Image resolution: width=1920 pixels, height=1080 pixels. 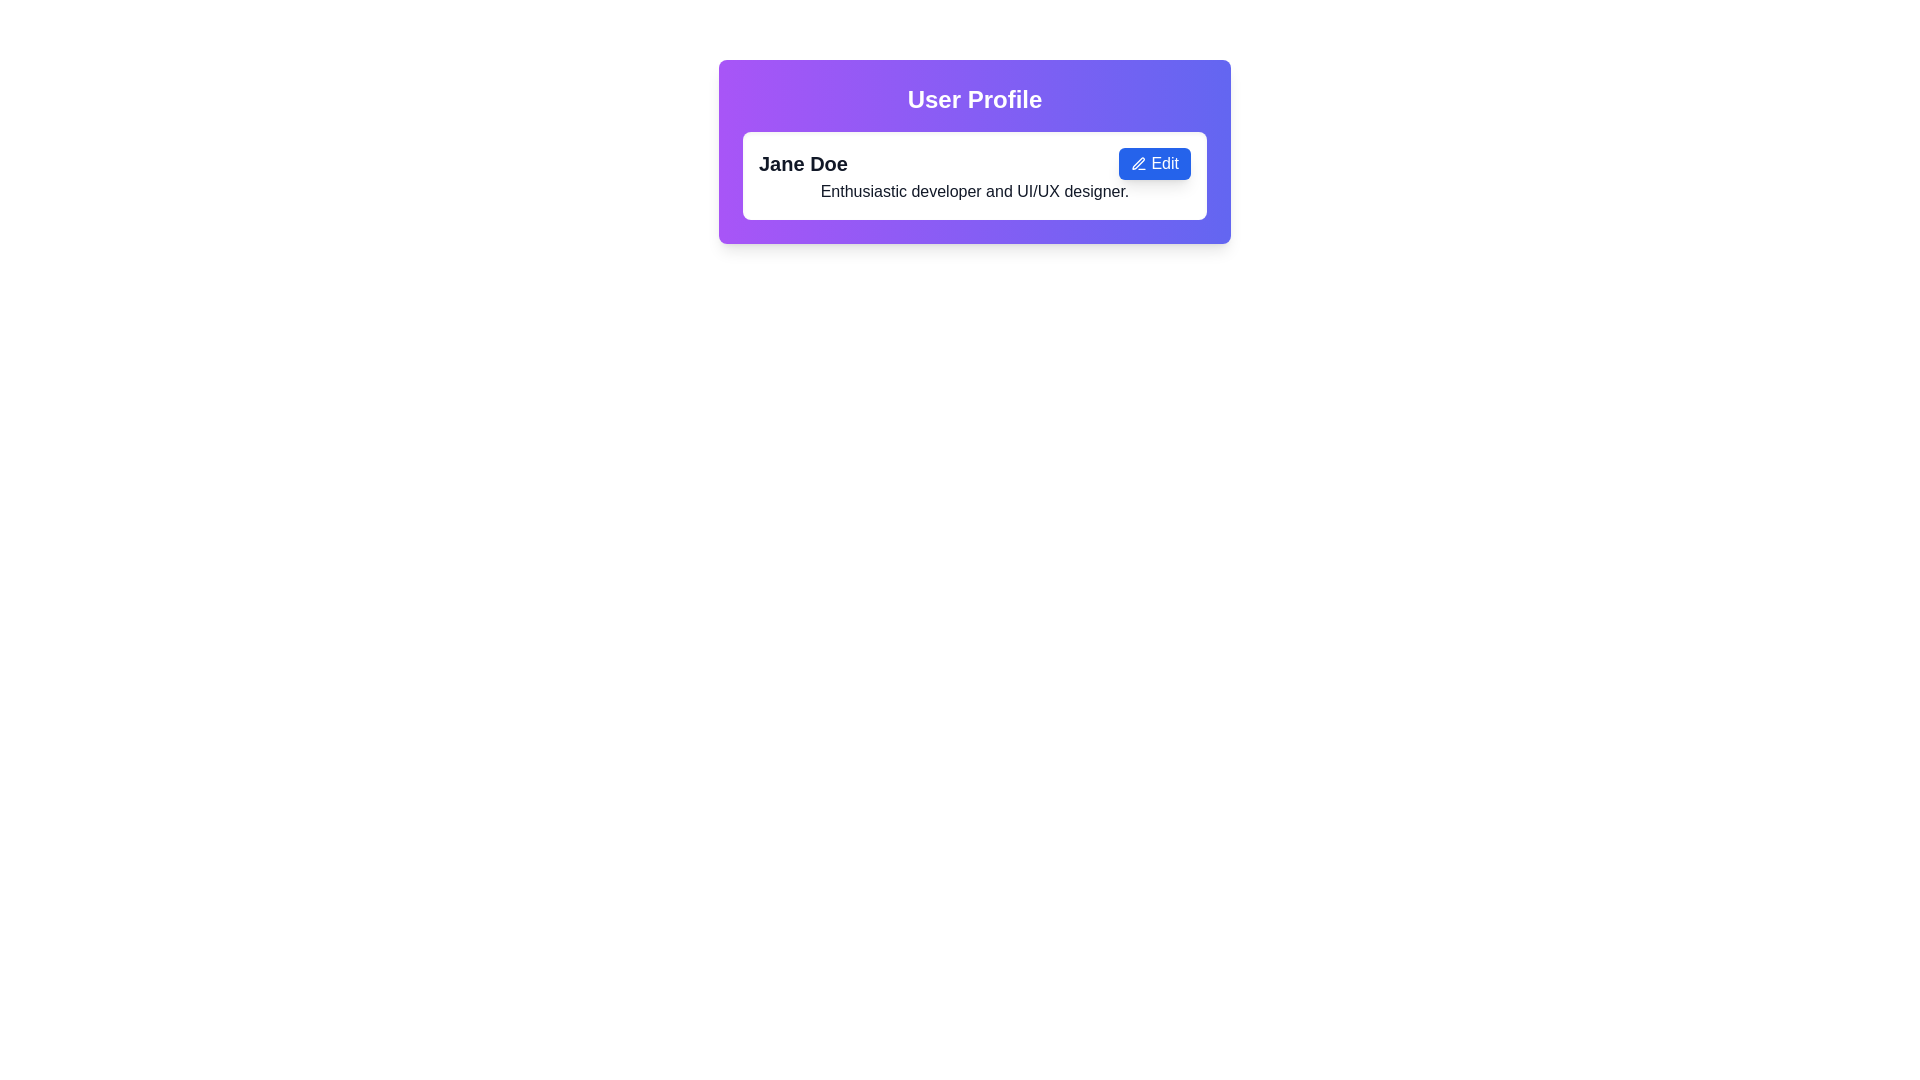 What do you see at coordinates (974, 191) in the screenshot?
I see `the static text content located at the bottom of the user profile card, which serves as a descriptor or tagline for the user` at bounding box center [974, 191].